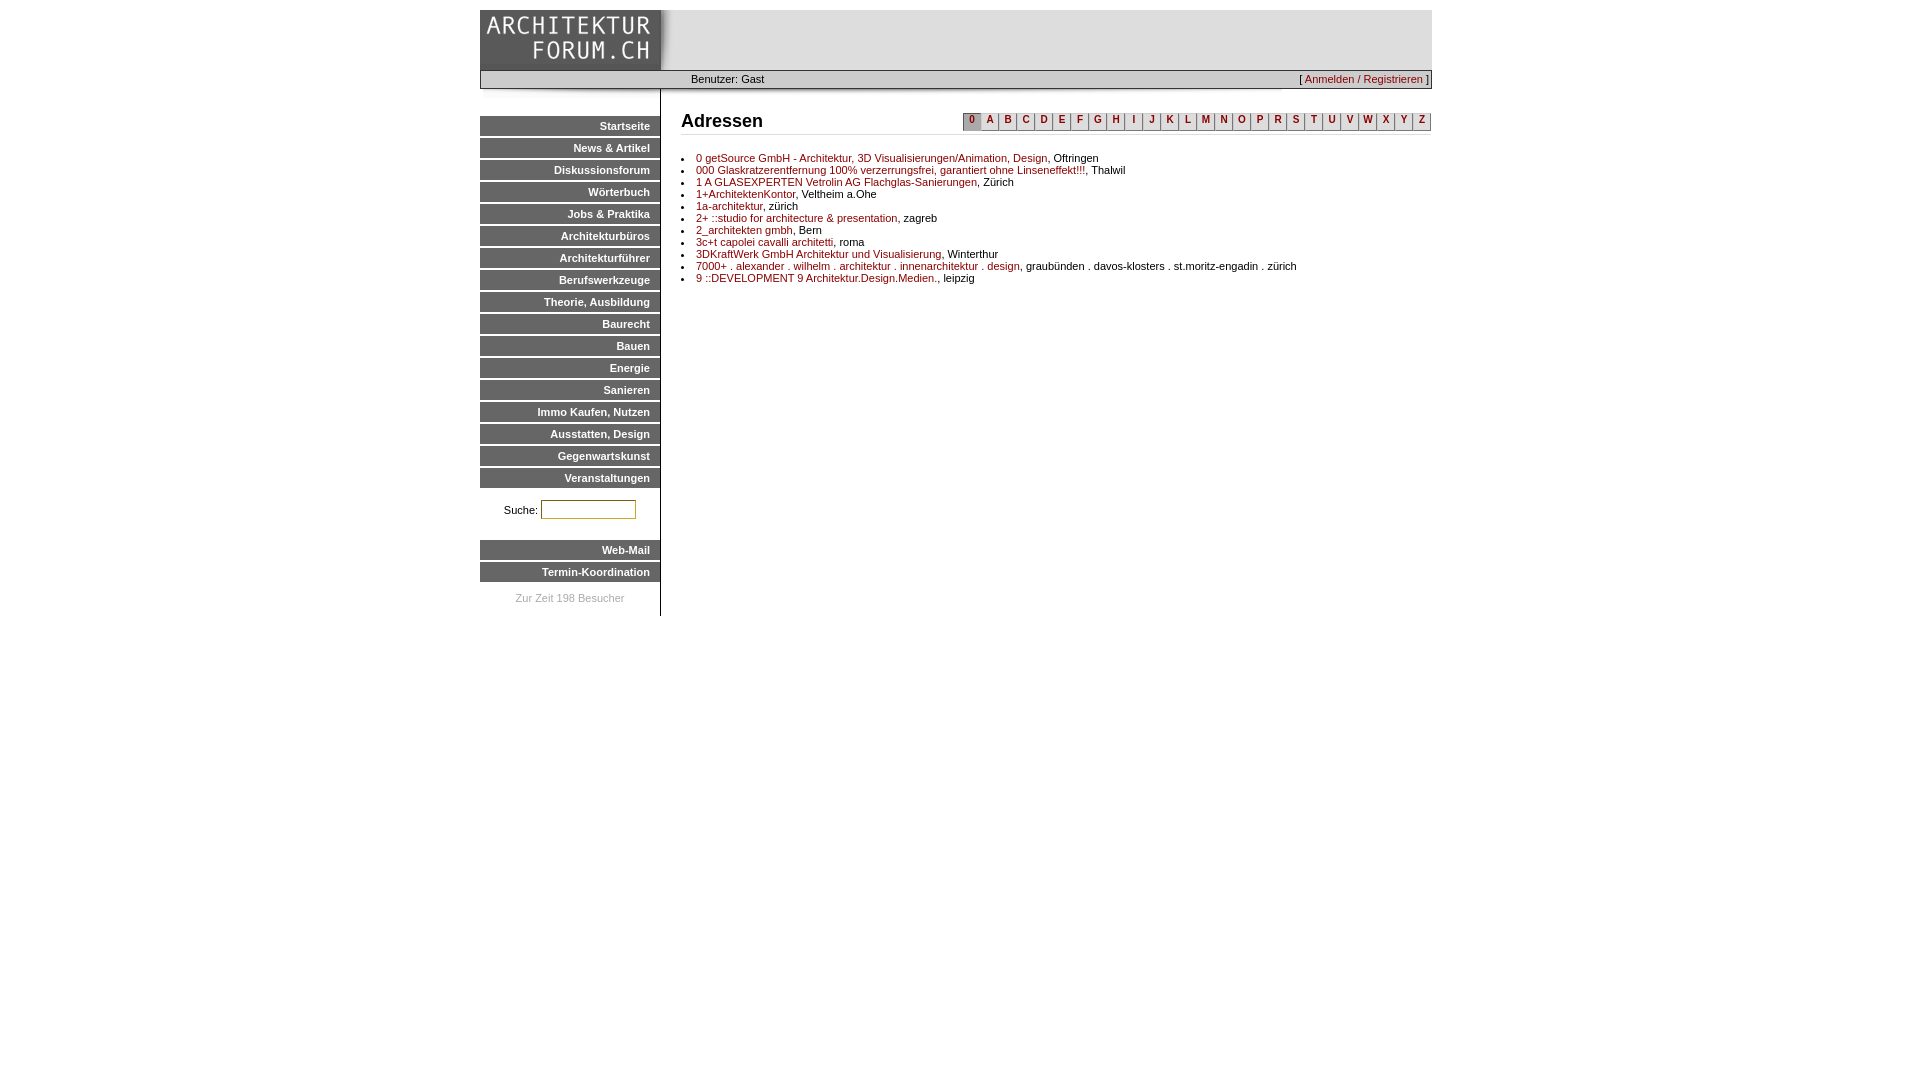  What do you see at coordinates (728, 205) in the screenshot?
I see `'1a-architektur'` at bounding box center [728, 205].